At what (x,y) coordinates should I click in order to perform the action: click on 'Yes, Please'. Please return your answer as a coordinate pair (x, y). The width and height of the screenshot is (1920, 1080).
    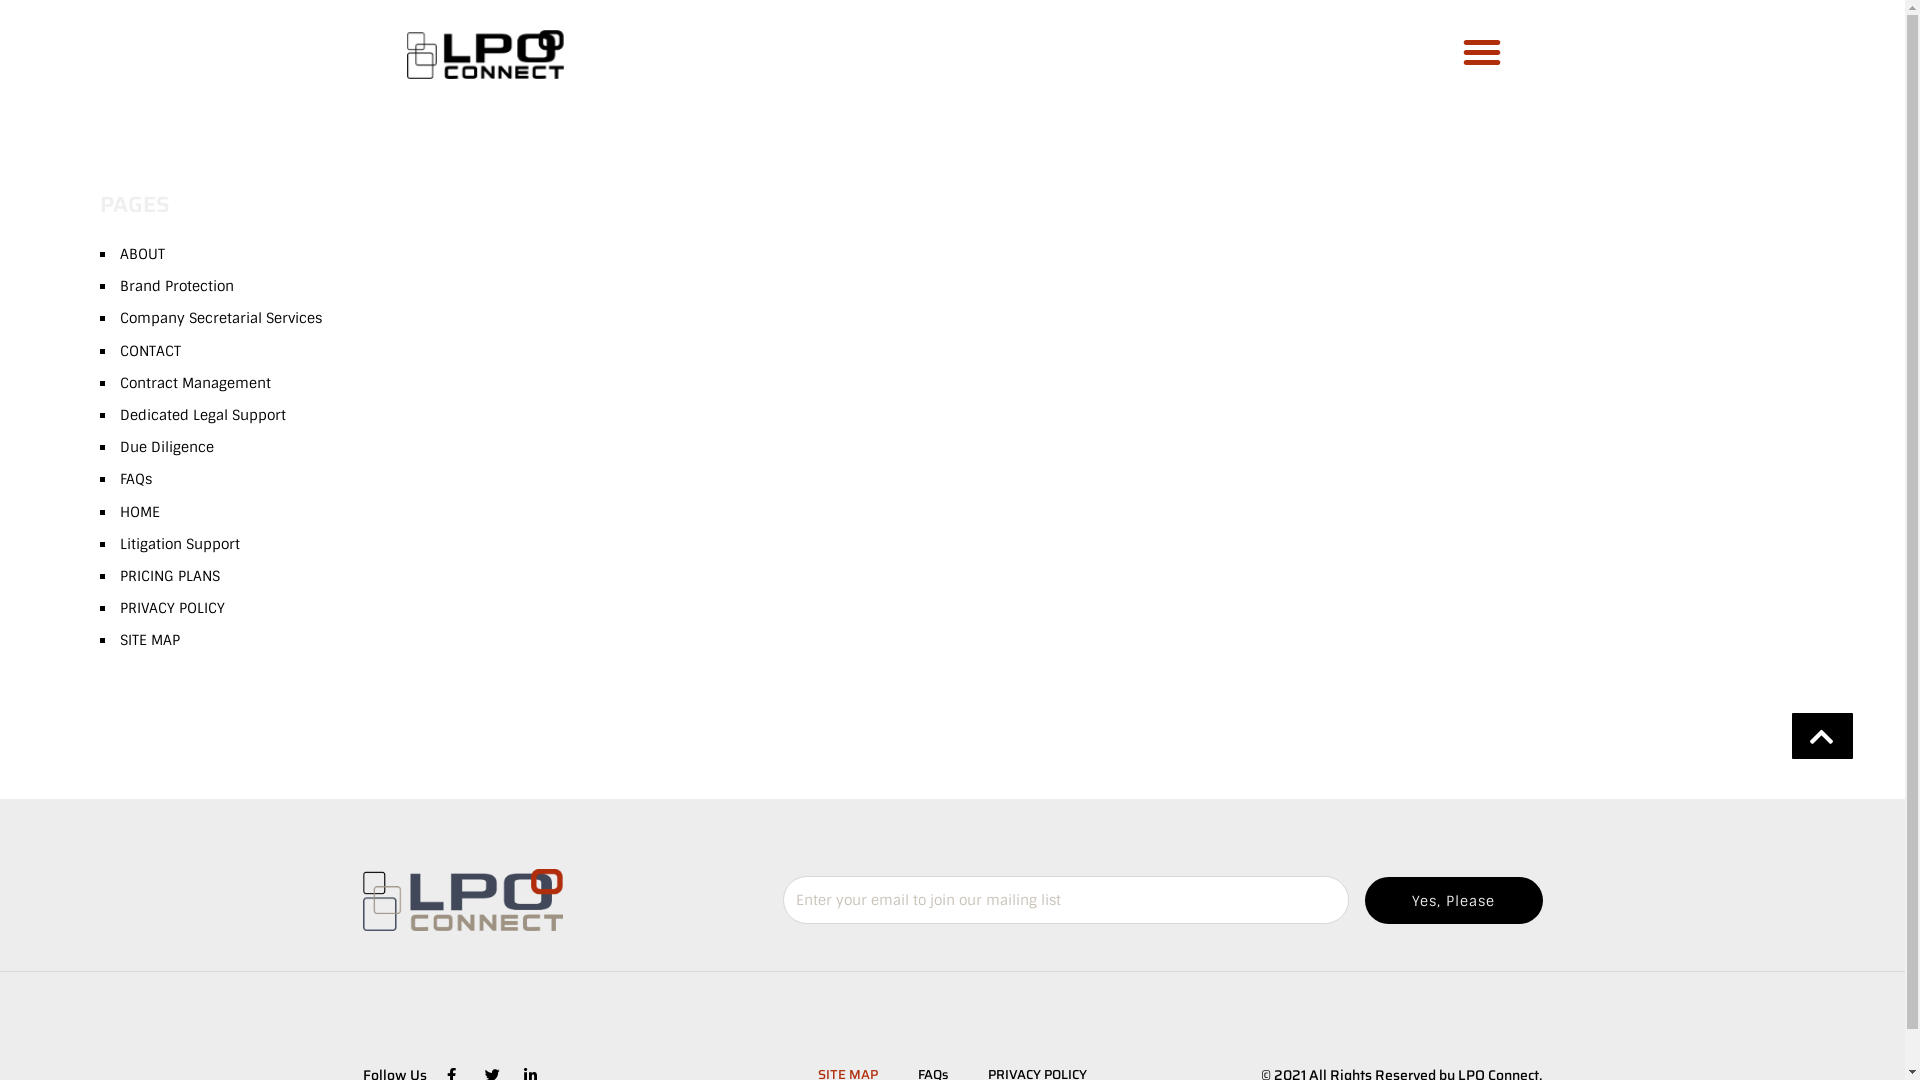
    Looking at the image, I should click on (1453, 900).